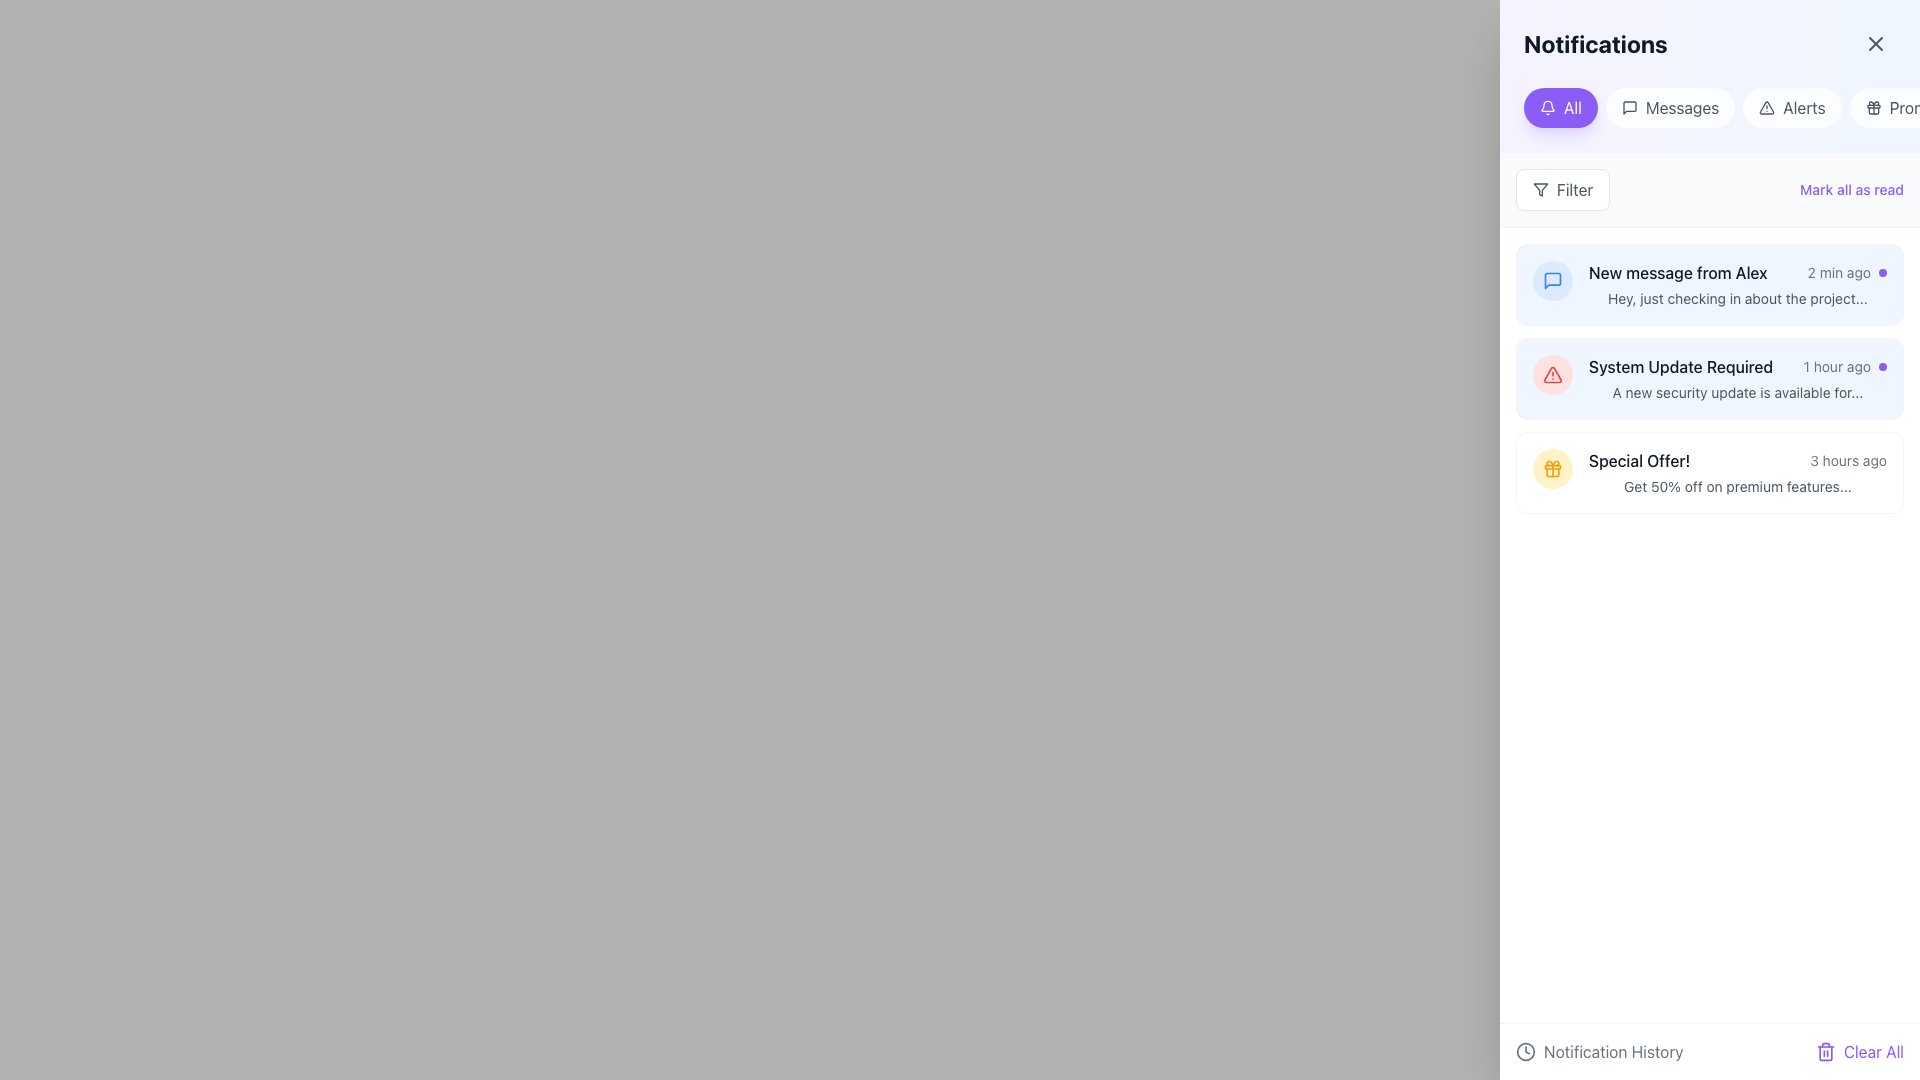 The width and height of the screenshot is (1920, 1080). I want to click on the speech bubble icon located in the notification panel, which is part of the 'New message from Alex' notification, so click(1552, 281).